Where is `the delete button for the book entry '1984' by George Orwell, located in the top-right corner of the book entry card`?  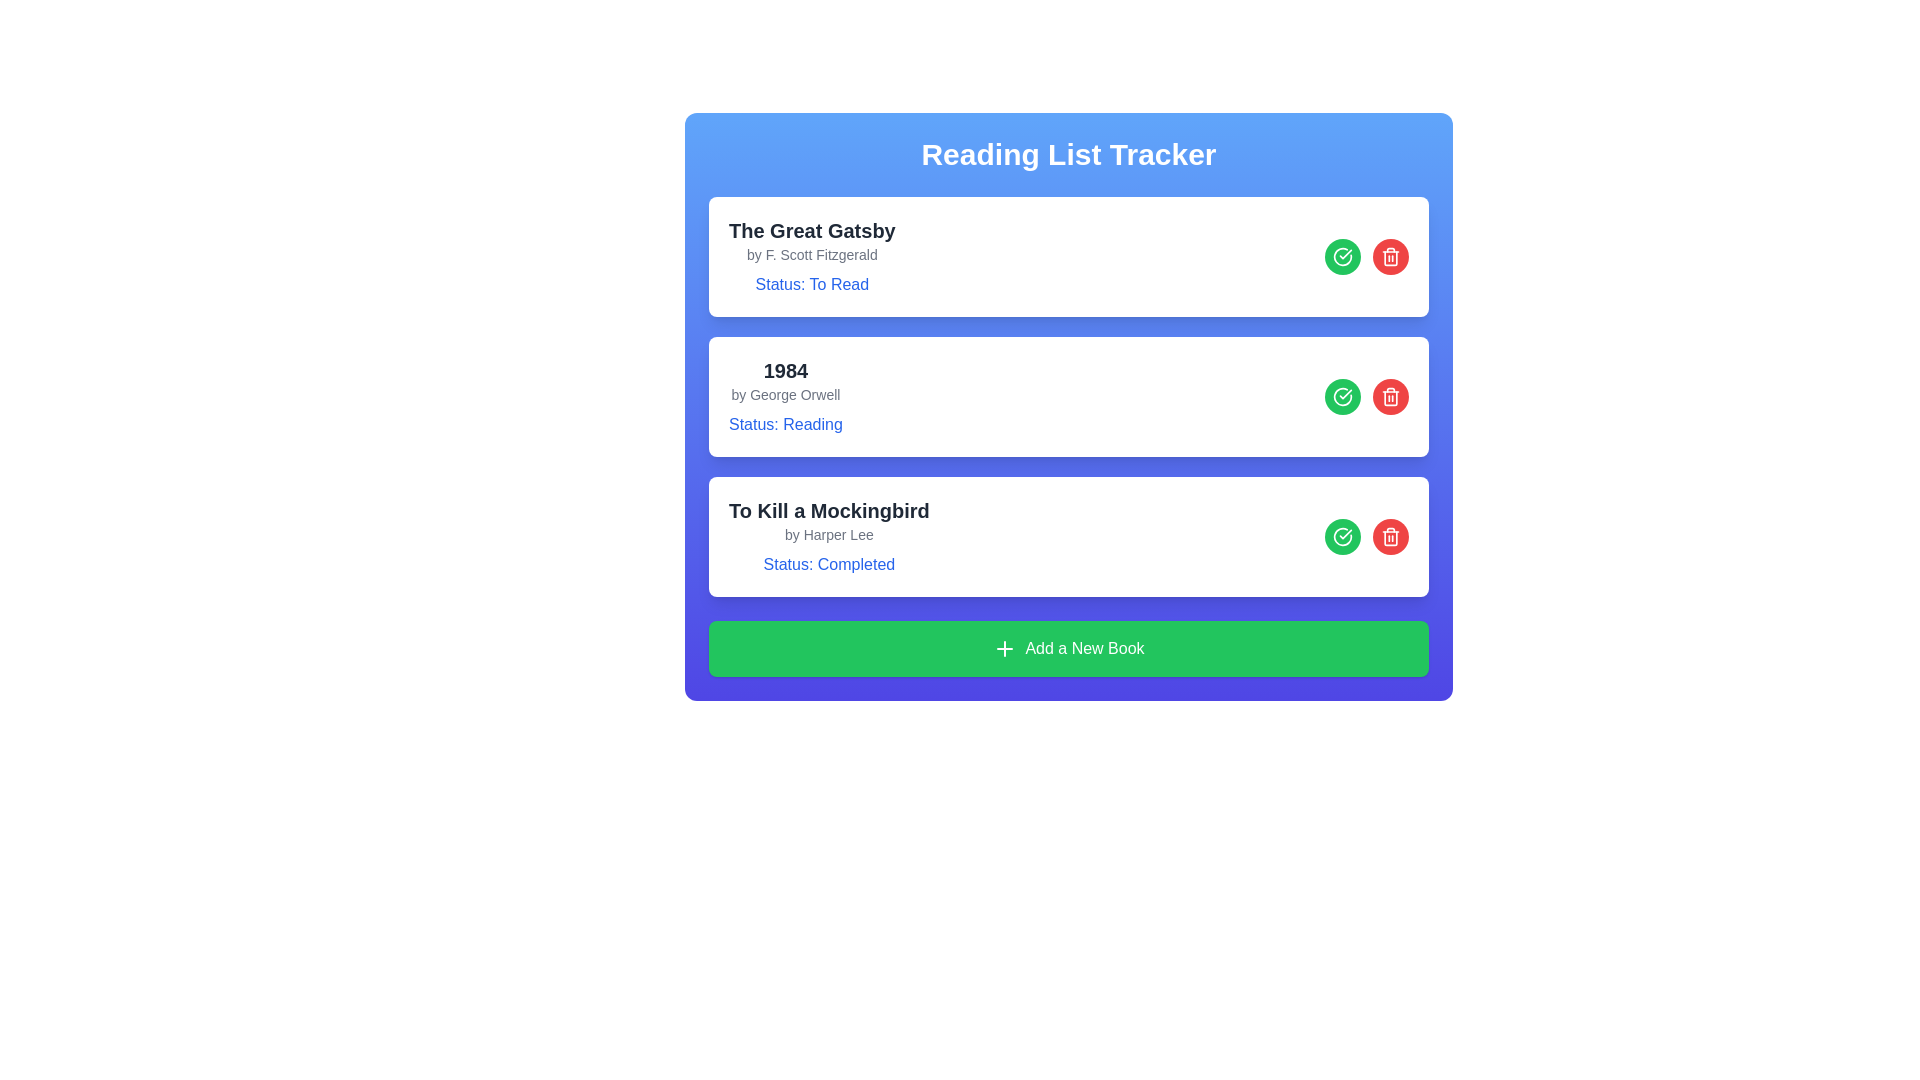 the delete button for the book entry '1984' by George Orwell, located in the top-right corner of the book entry card is located at coordinates (1390, 535).